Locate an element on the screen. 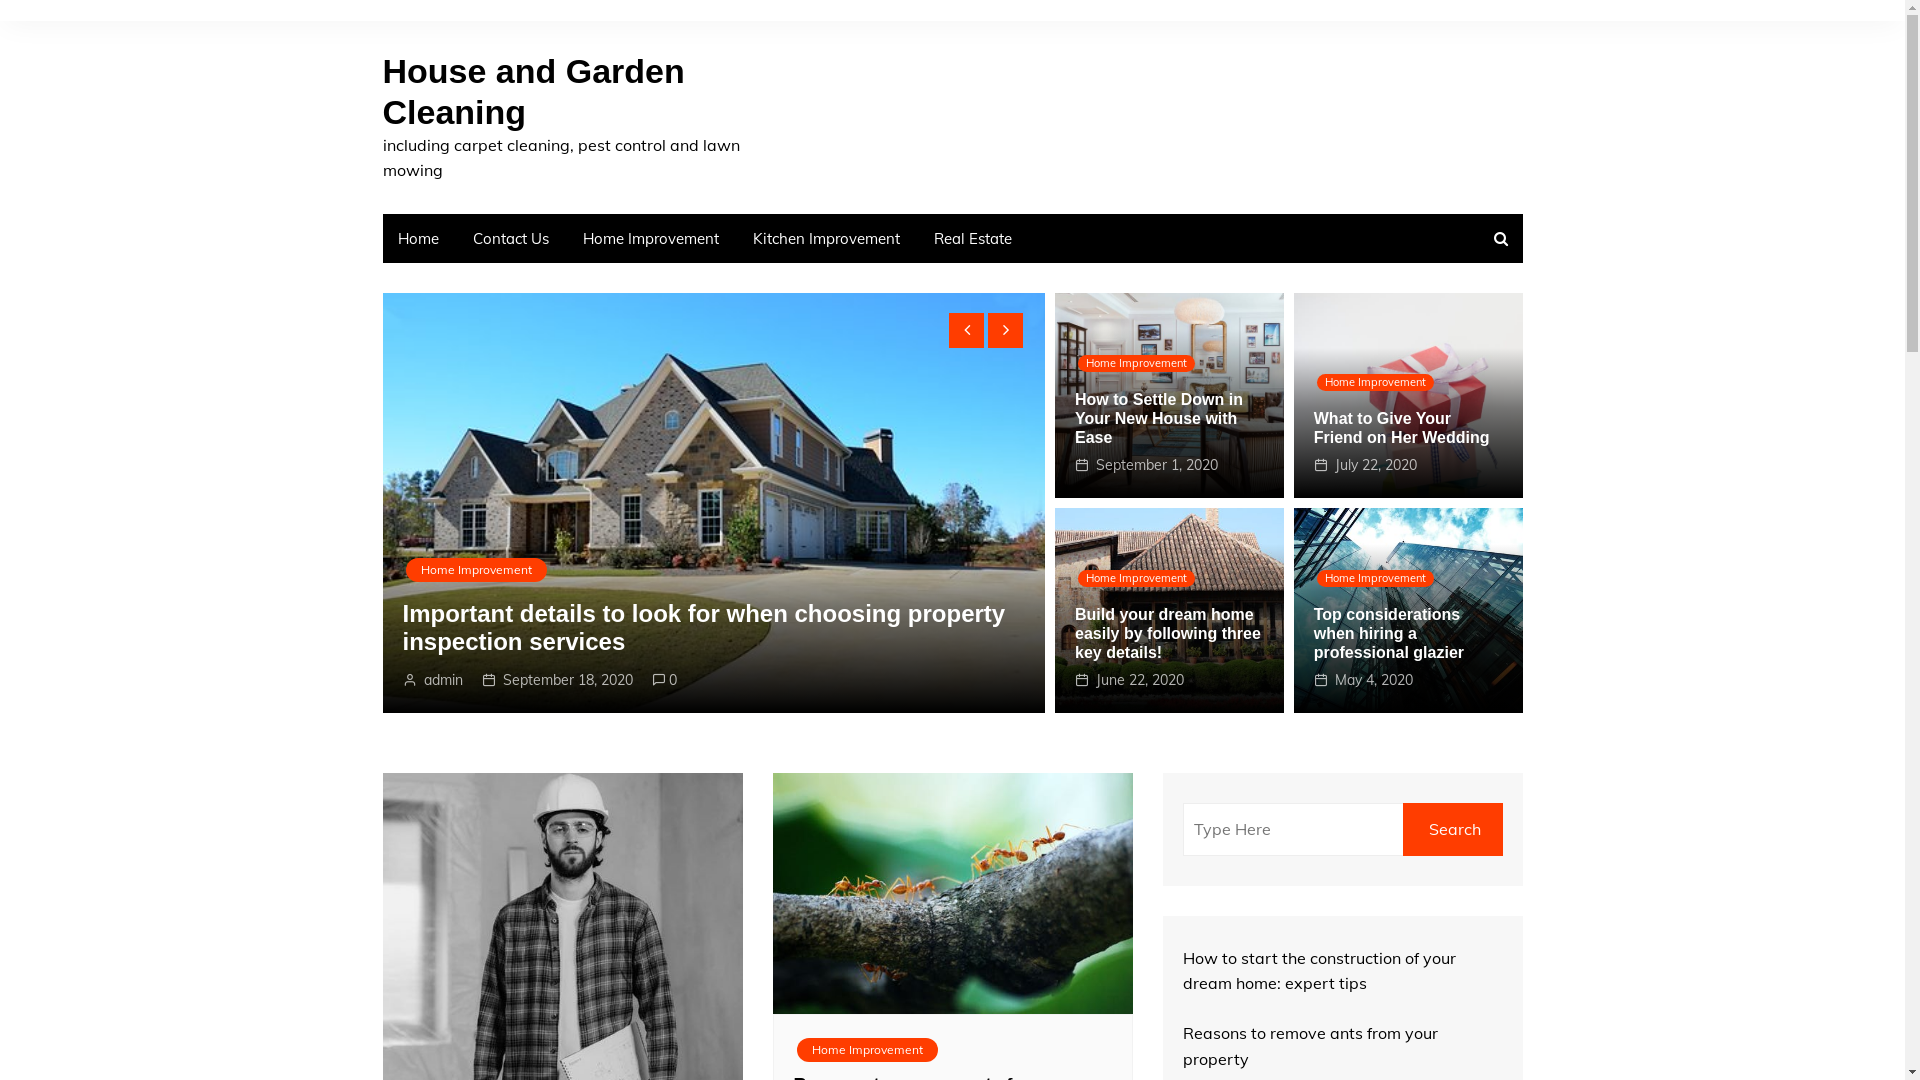 This screenshot has height=1080, width=1920. 'Top considerations when hiring a professional glazier' is located at coordinates (1387, 633).